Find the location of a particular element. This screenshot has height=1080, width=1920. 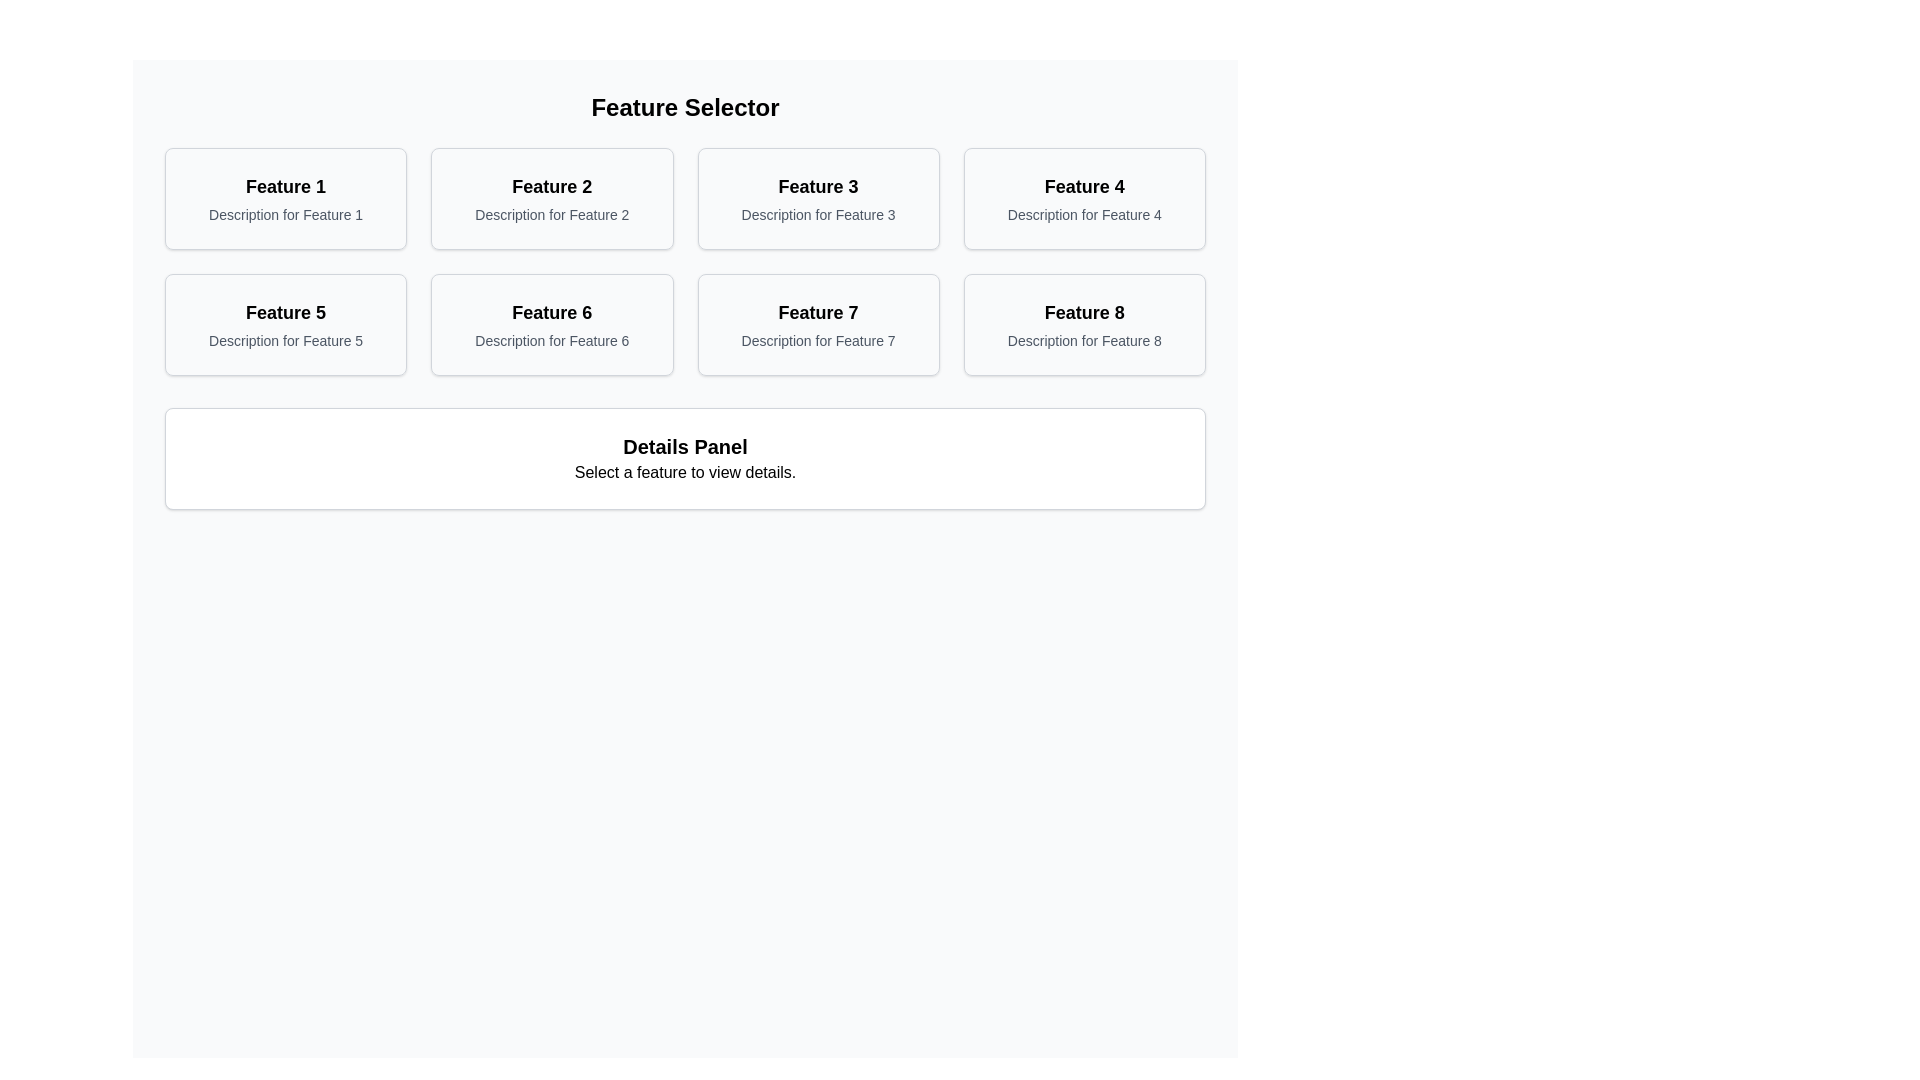

the Text label that identifies 'Feature 3' located at the top of the box labeled 'Feature 3 Description for Feature 3' is located at coordinates (818, 186).